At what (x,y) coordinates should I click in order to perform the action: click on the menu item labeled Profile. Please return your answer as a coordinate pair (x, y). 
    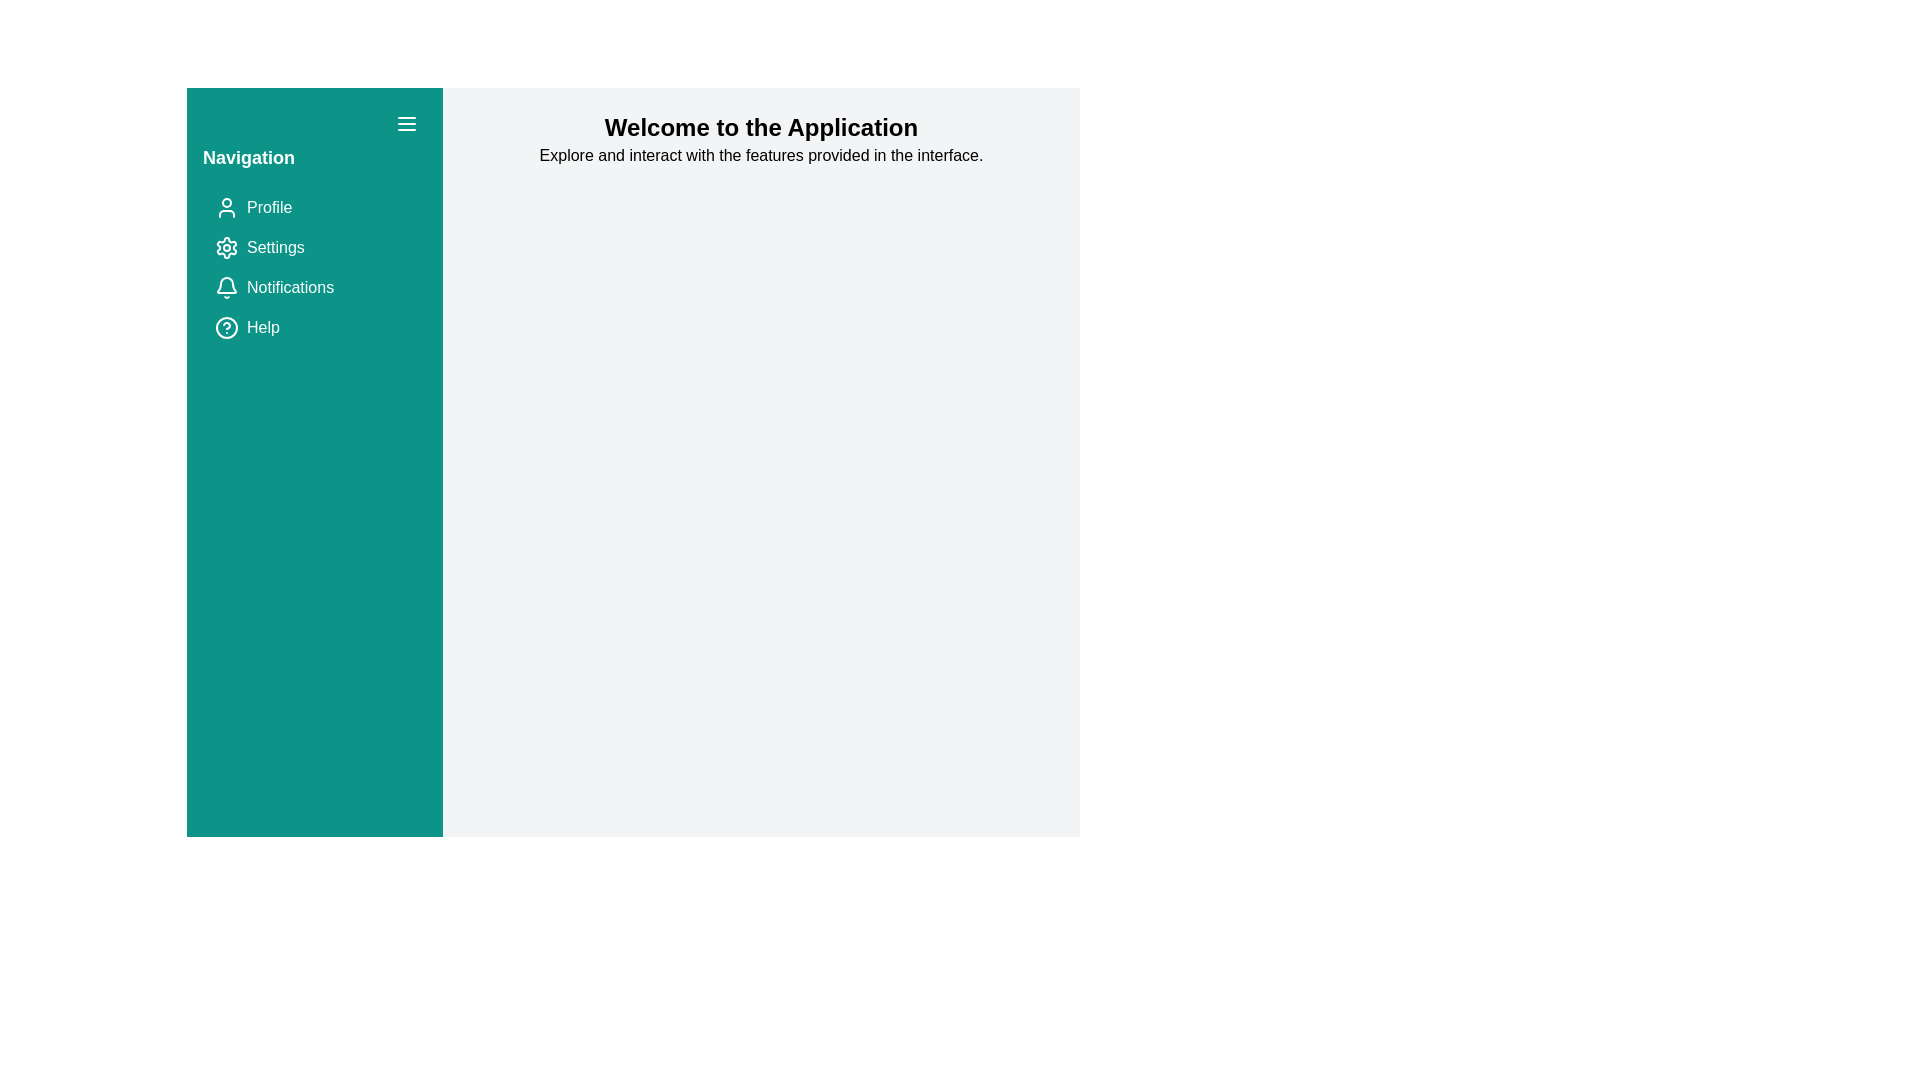
    Looking at the image, I should click on (314, 208).